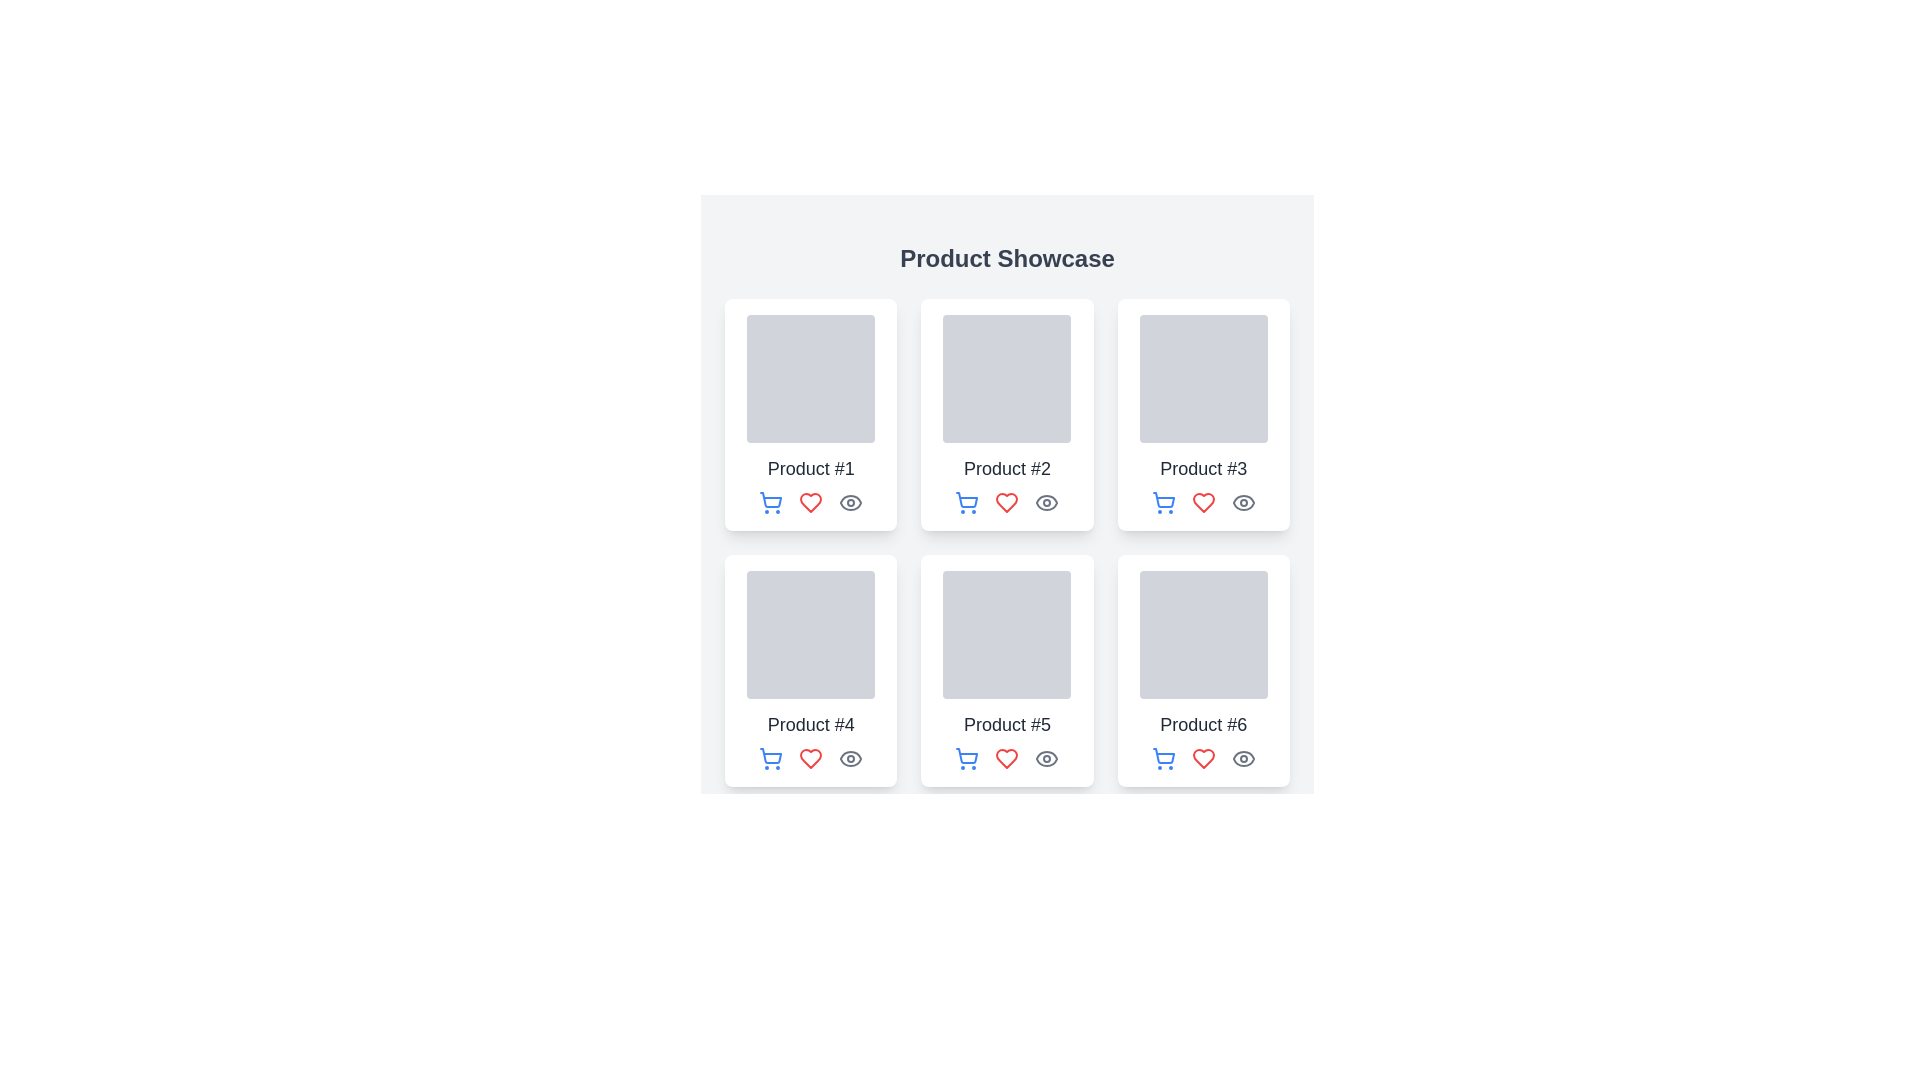 This screenshot has height=1080, width=1920. I want to click on the blue shopping cart icon button located in the bottom-left corner of the footer of the sixth product card, so click(1163, 759).